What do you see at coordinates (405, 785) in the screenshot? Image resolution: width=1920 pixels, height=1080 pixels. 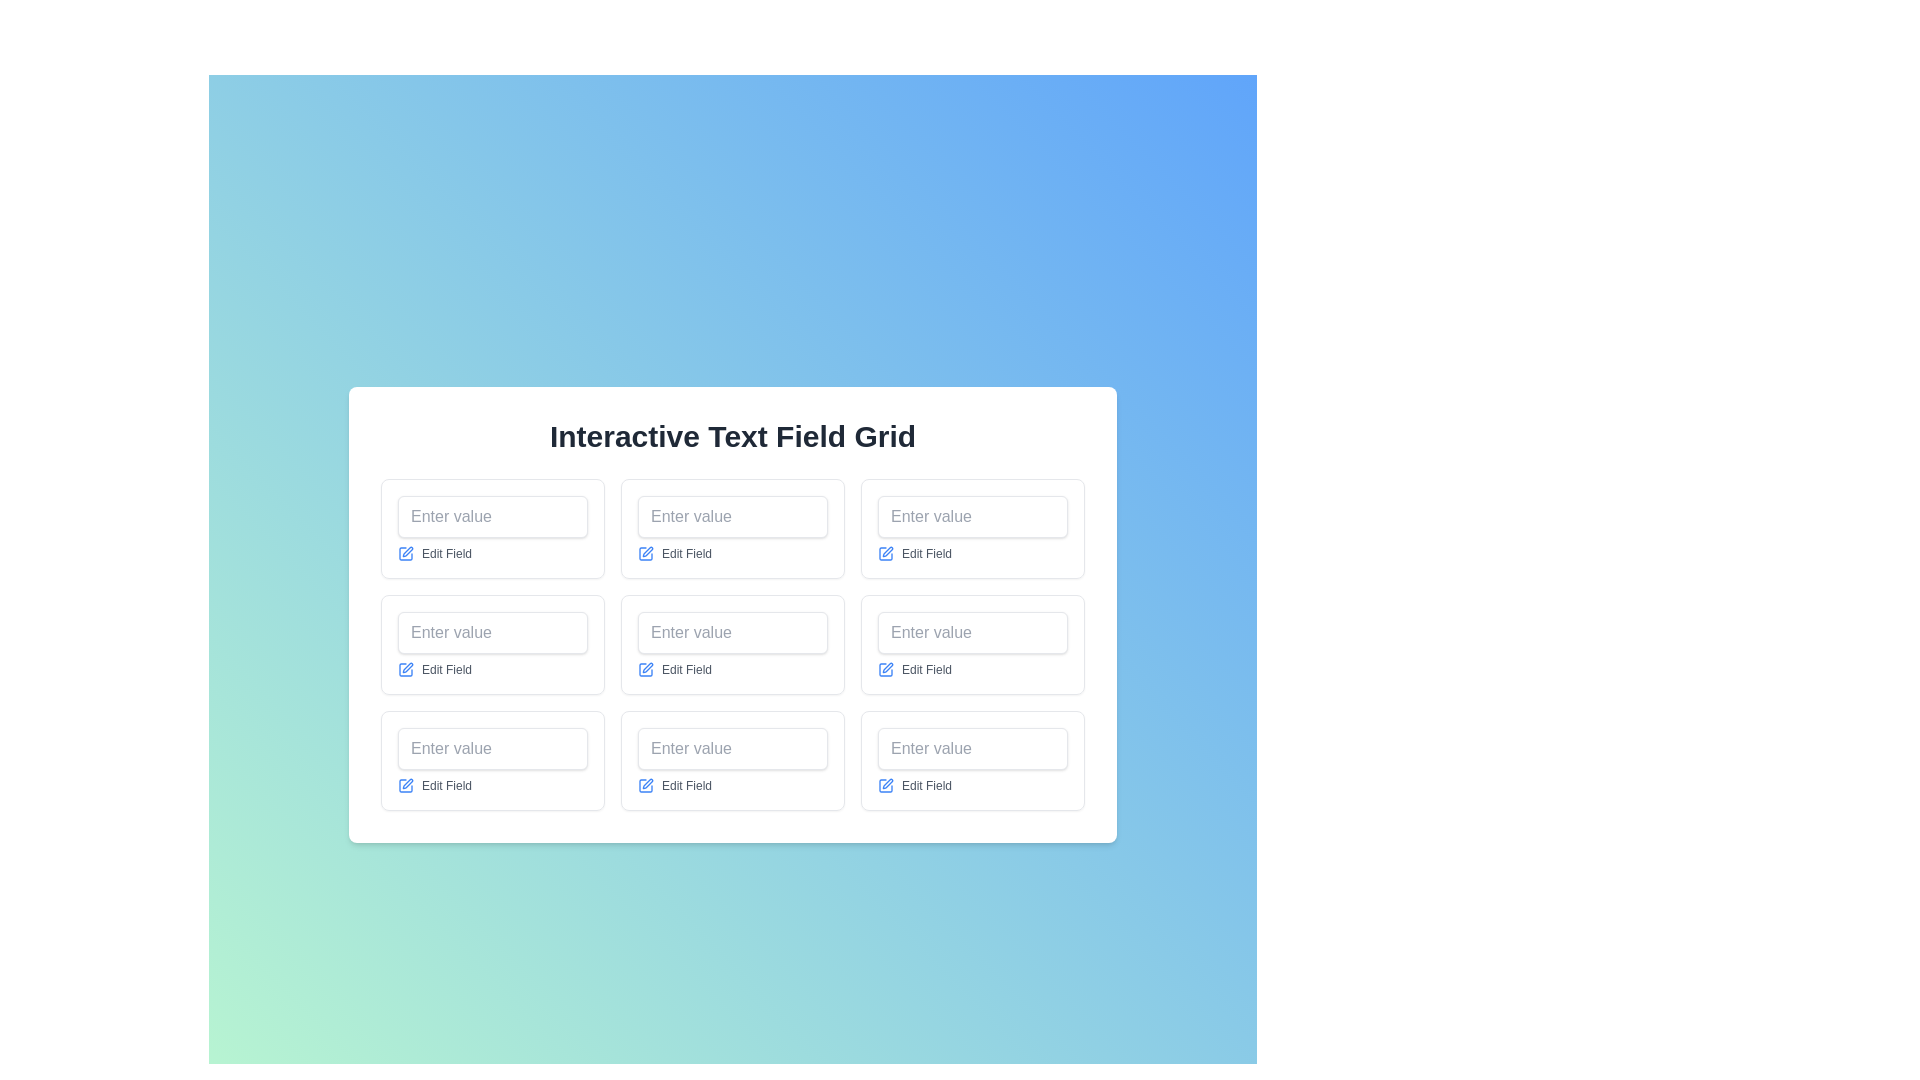 I see `the icon resembling a pen drawing within a square outline, located to the left of the label 'Edit Field', to initiate editing functionality` at bounding box center [405, 785].